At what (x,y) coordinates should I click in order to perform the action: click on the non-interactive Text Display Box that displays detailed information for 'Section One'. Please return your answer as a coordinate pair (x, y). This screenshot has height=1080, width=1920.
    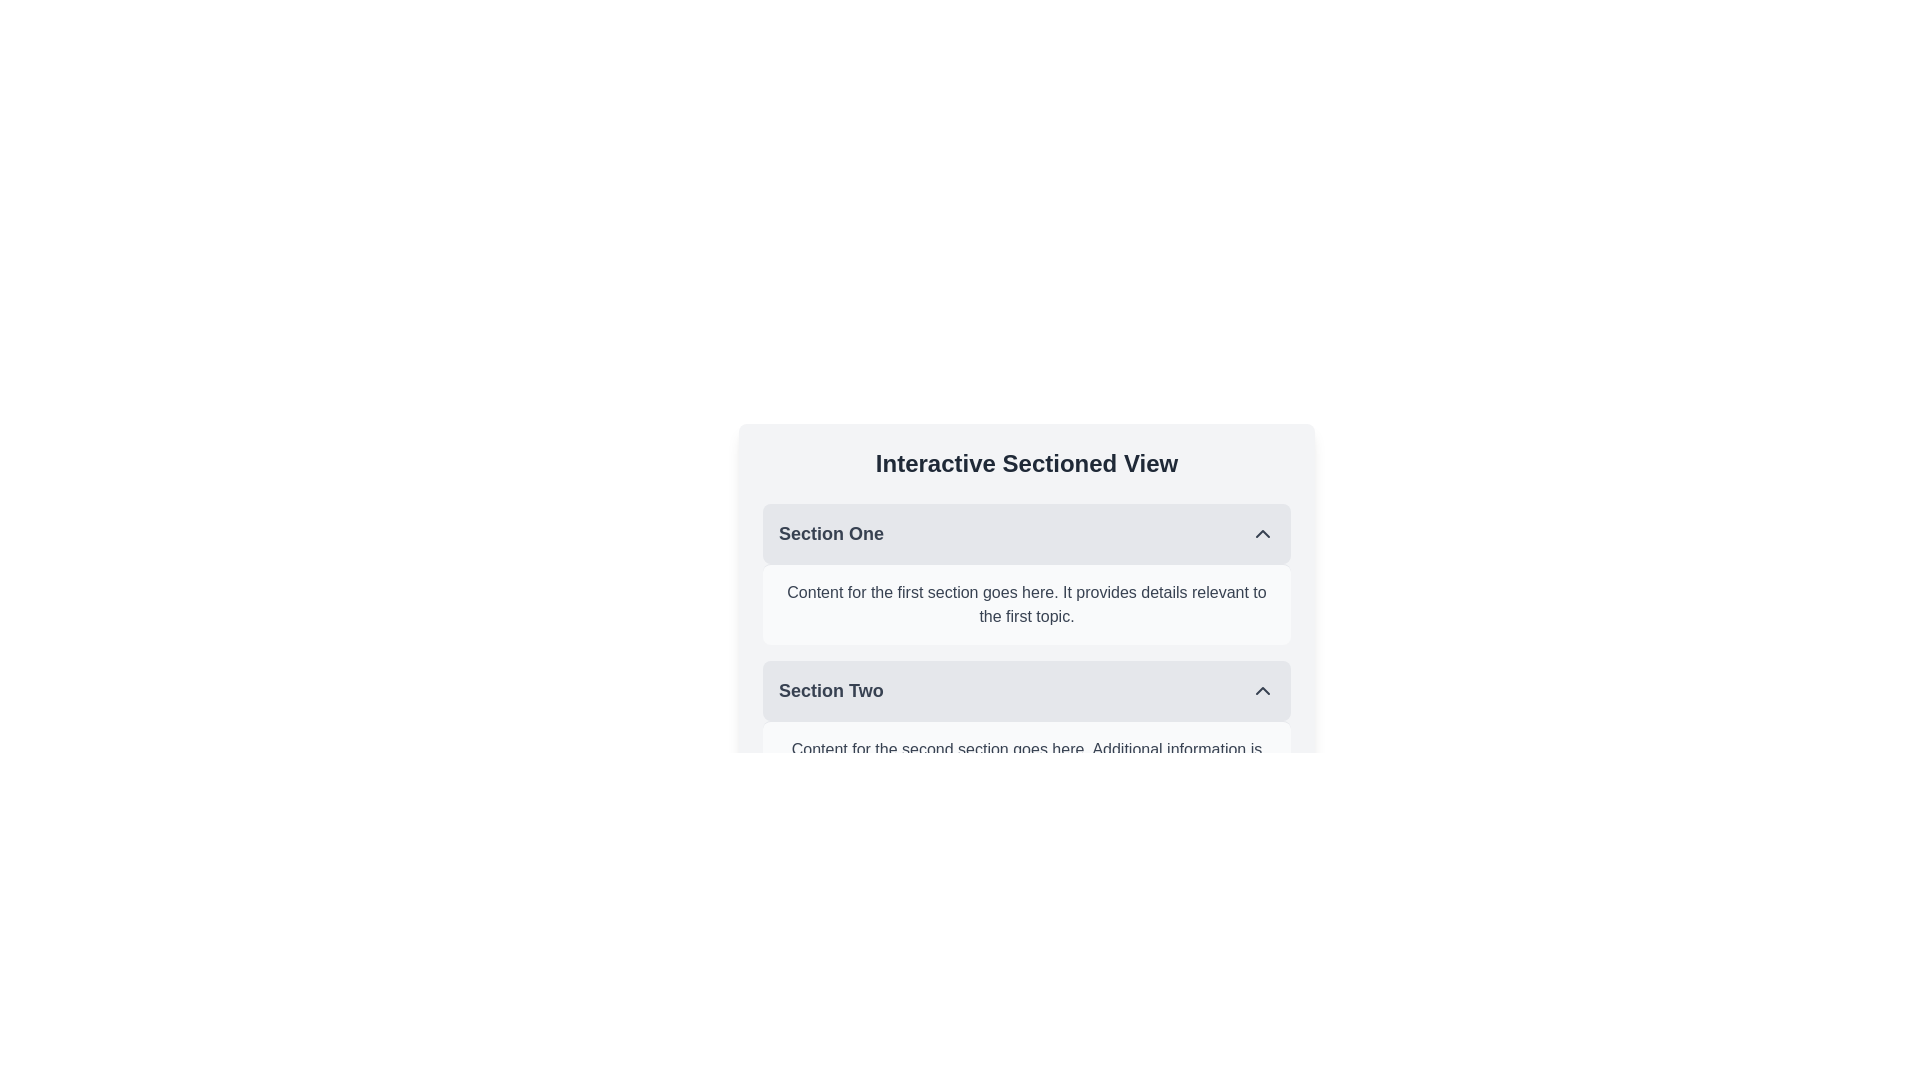
    Looking at the image, I should click on (1027, 603).